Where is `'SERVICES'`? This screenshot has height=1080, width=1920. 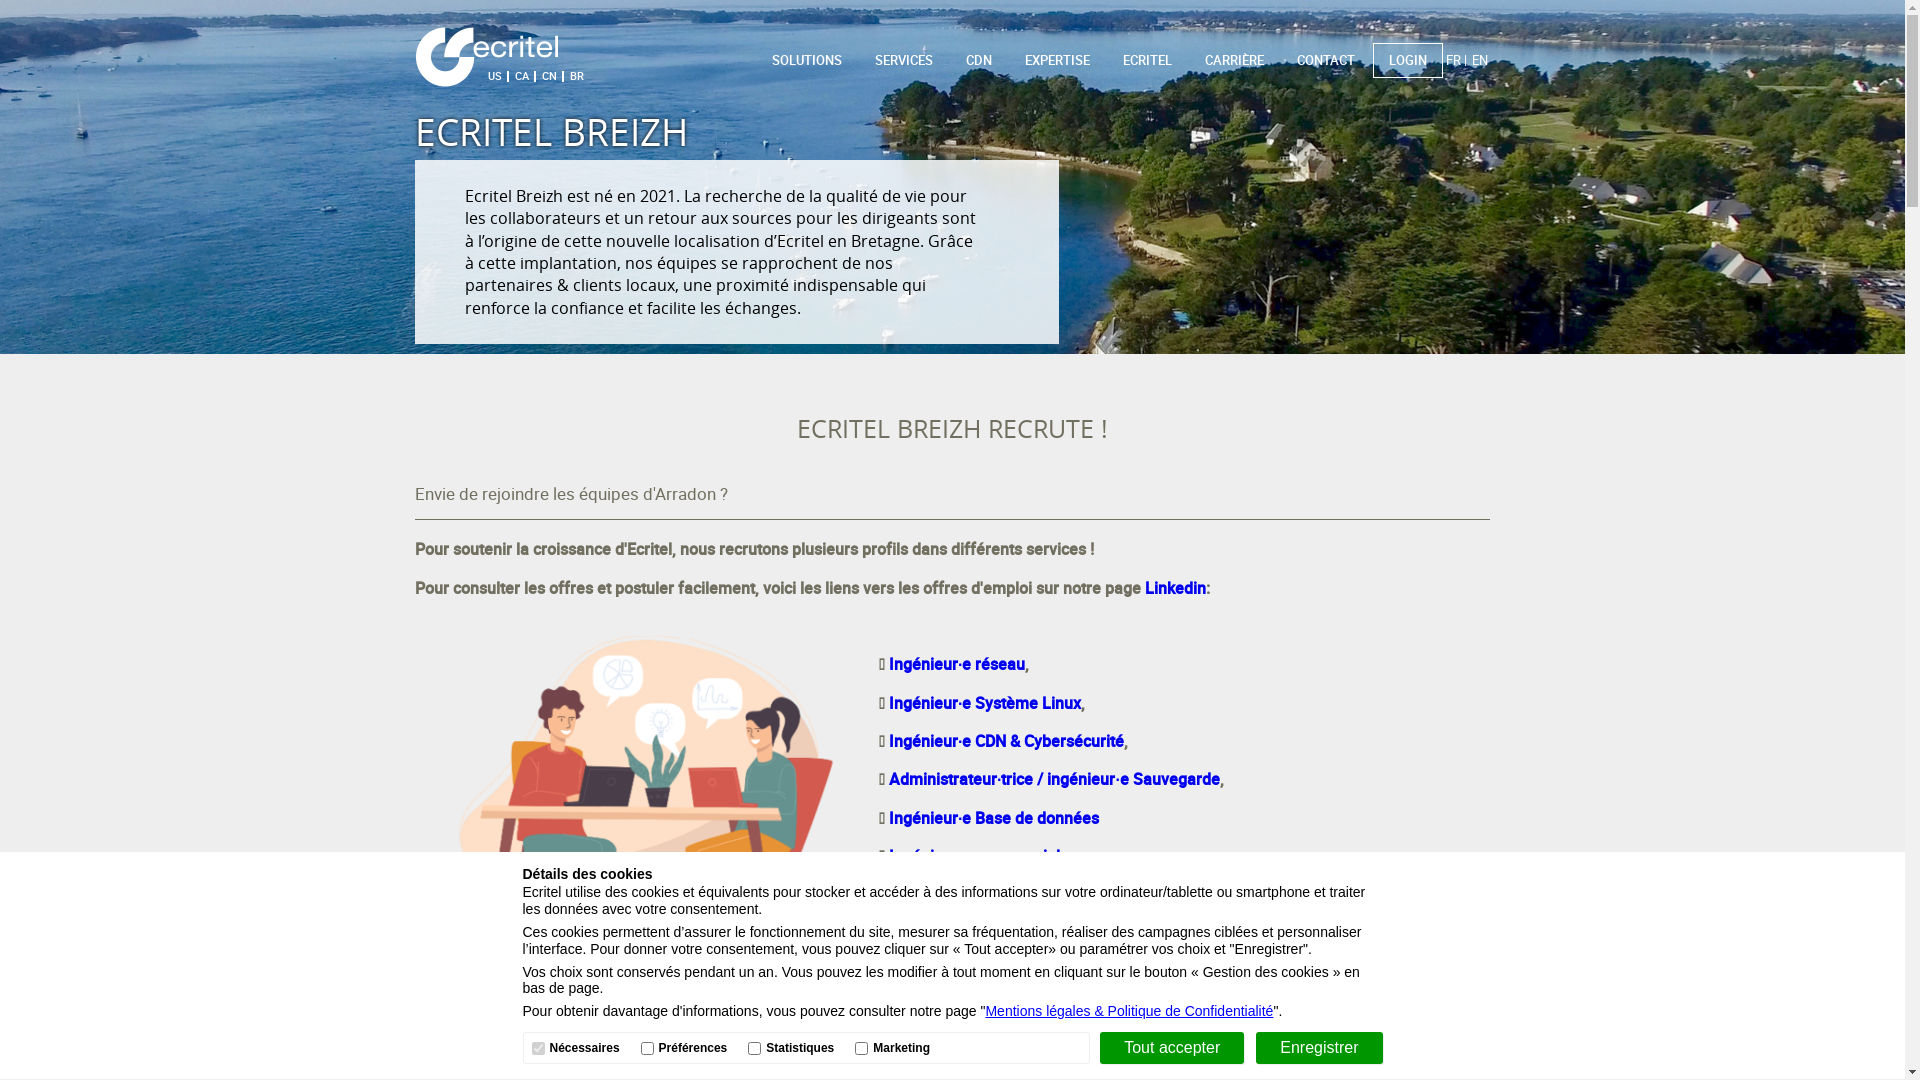 'SERVICES' is located at coordinates (902, 60).